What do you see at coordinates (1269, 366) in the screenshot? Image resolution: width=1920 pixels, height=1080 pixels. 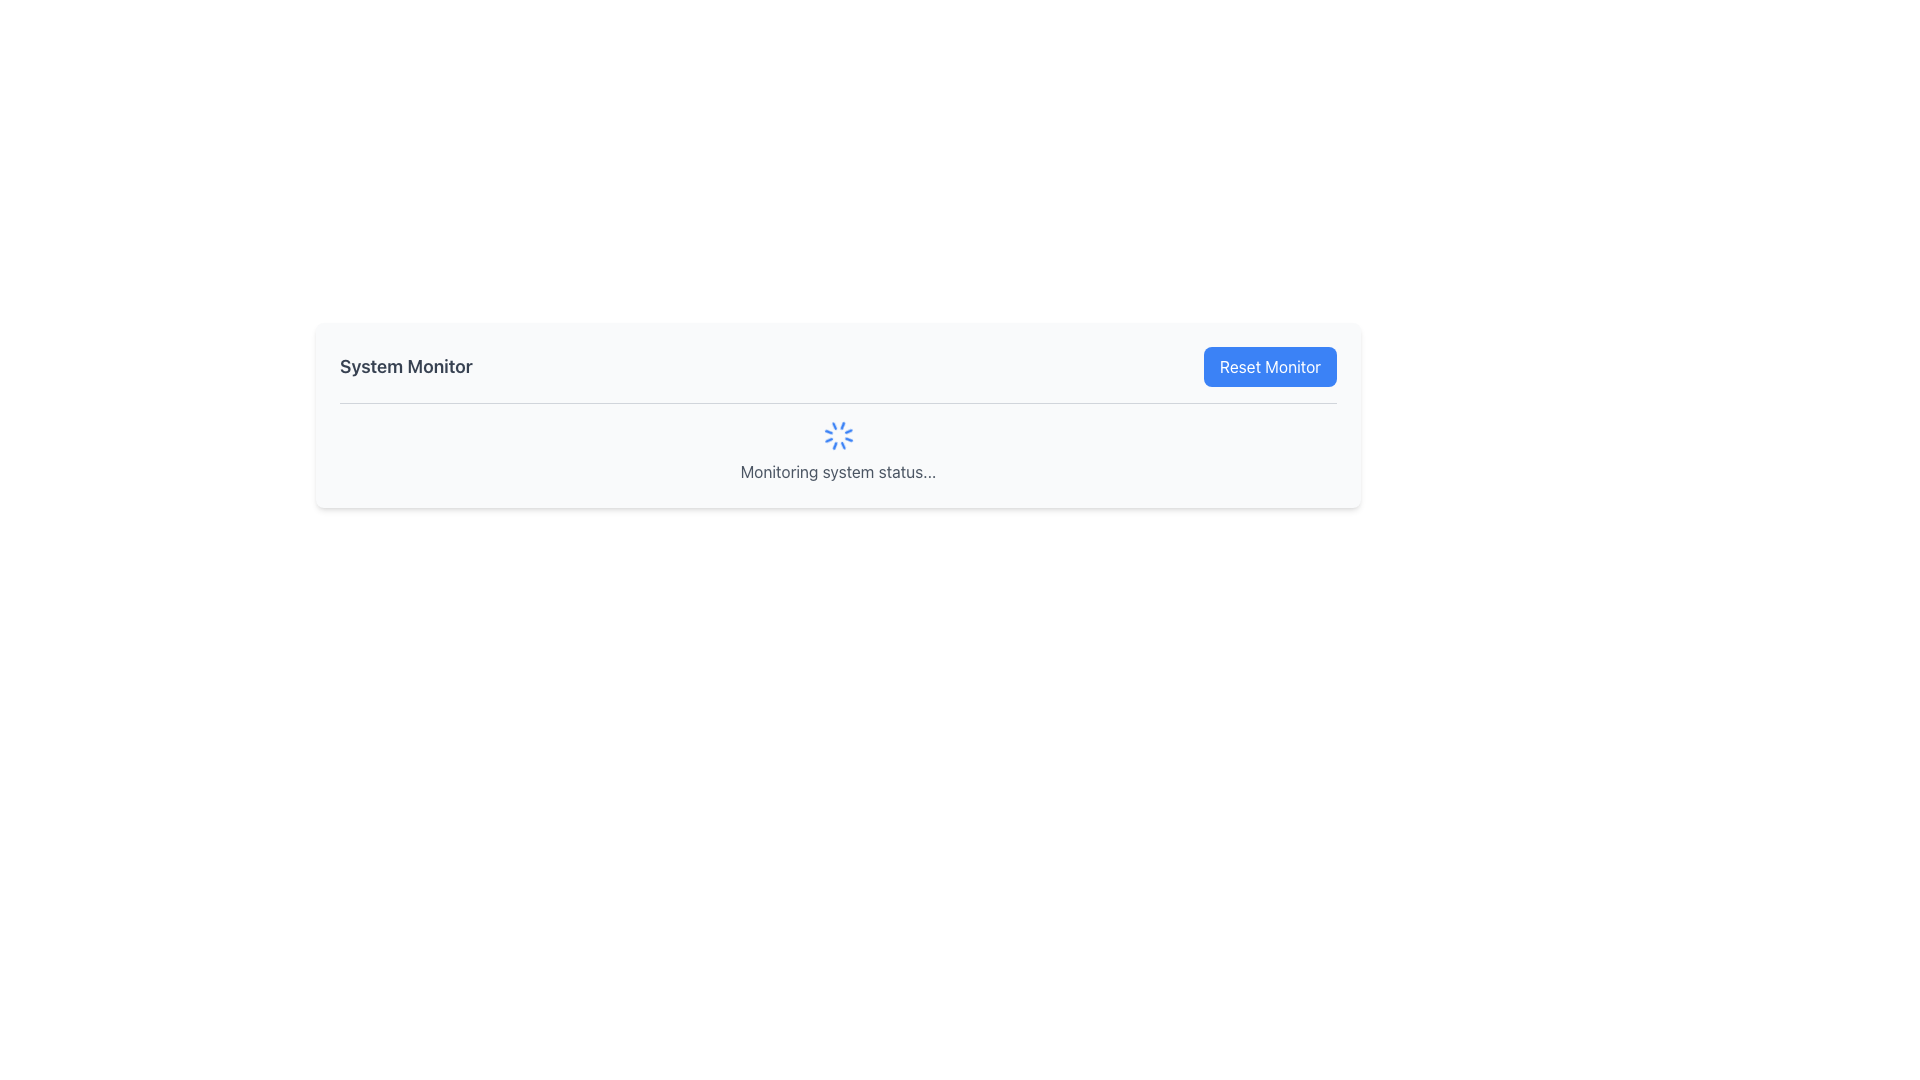 I see `the 'Reset Monitor' button, which is a blue button with white text located on the right side of the 'System Monitor' section` at bounding box center [1269, 366].